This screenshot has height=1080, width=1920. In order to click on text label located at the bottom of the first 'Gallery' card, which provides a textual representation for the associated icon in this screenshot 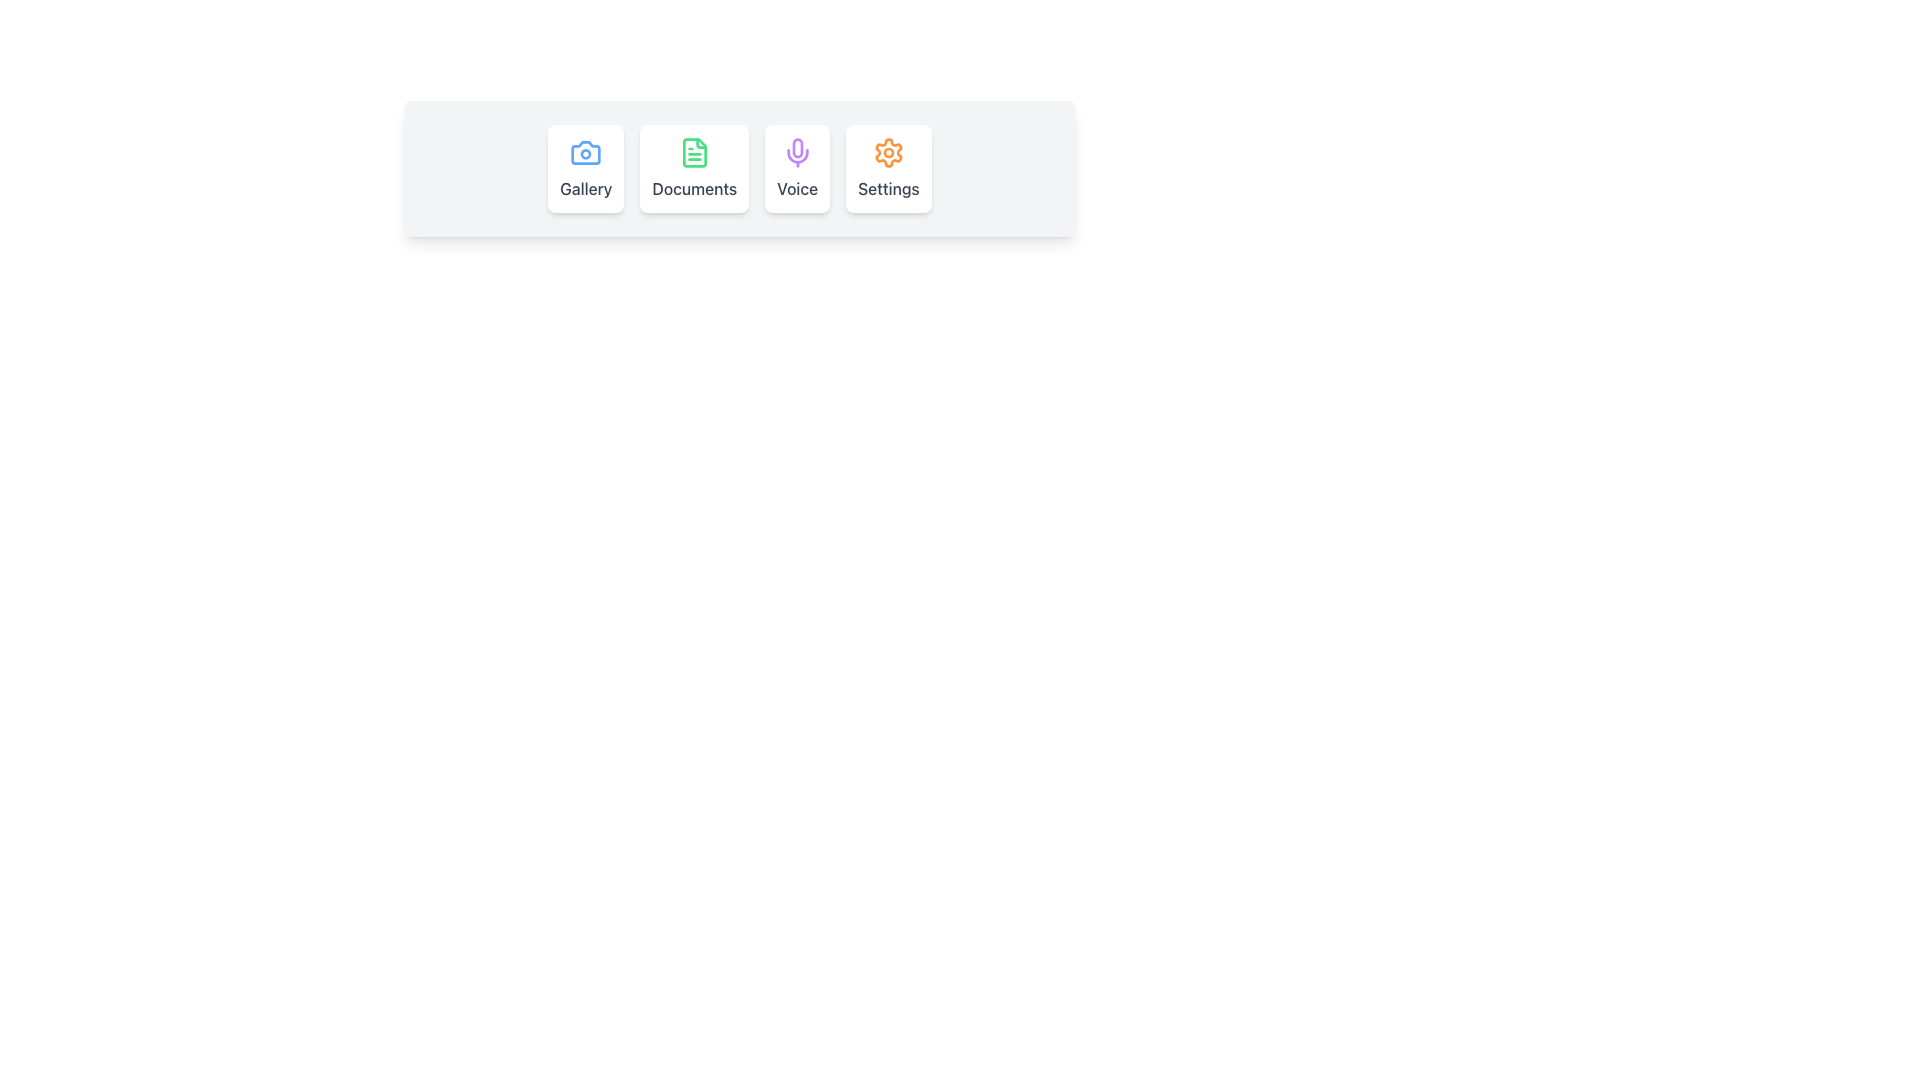, I will do `click(585, 189)`.